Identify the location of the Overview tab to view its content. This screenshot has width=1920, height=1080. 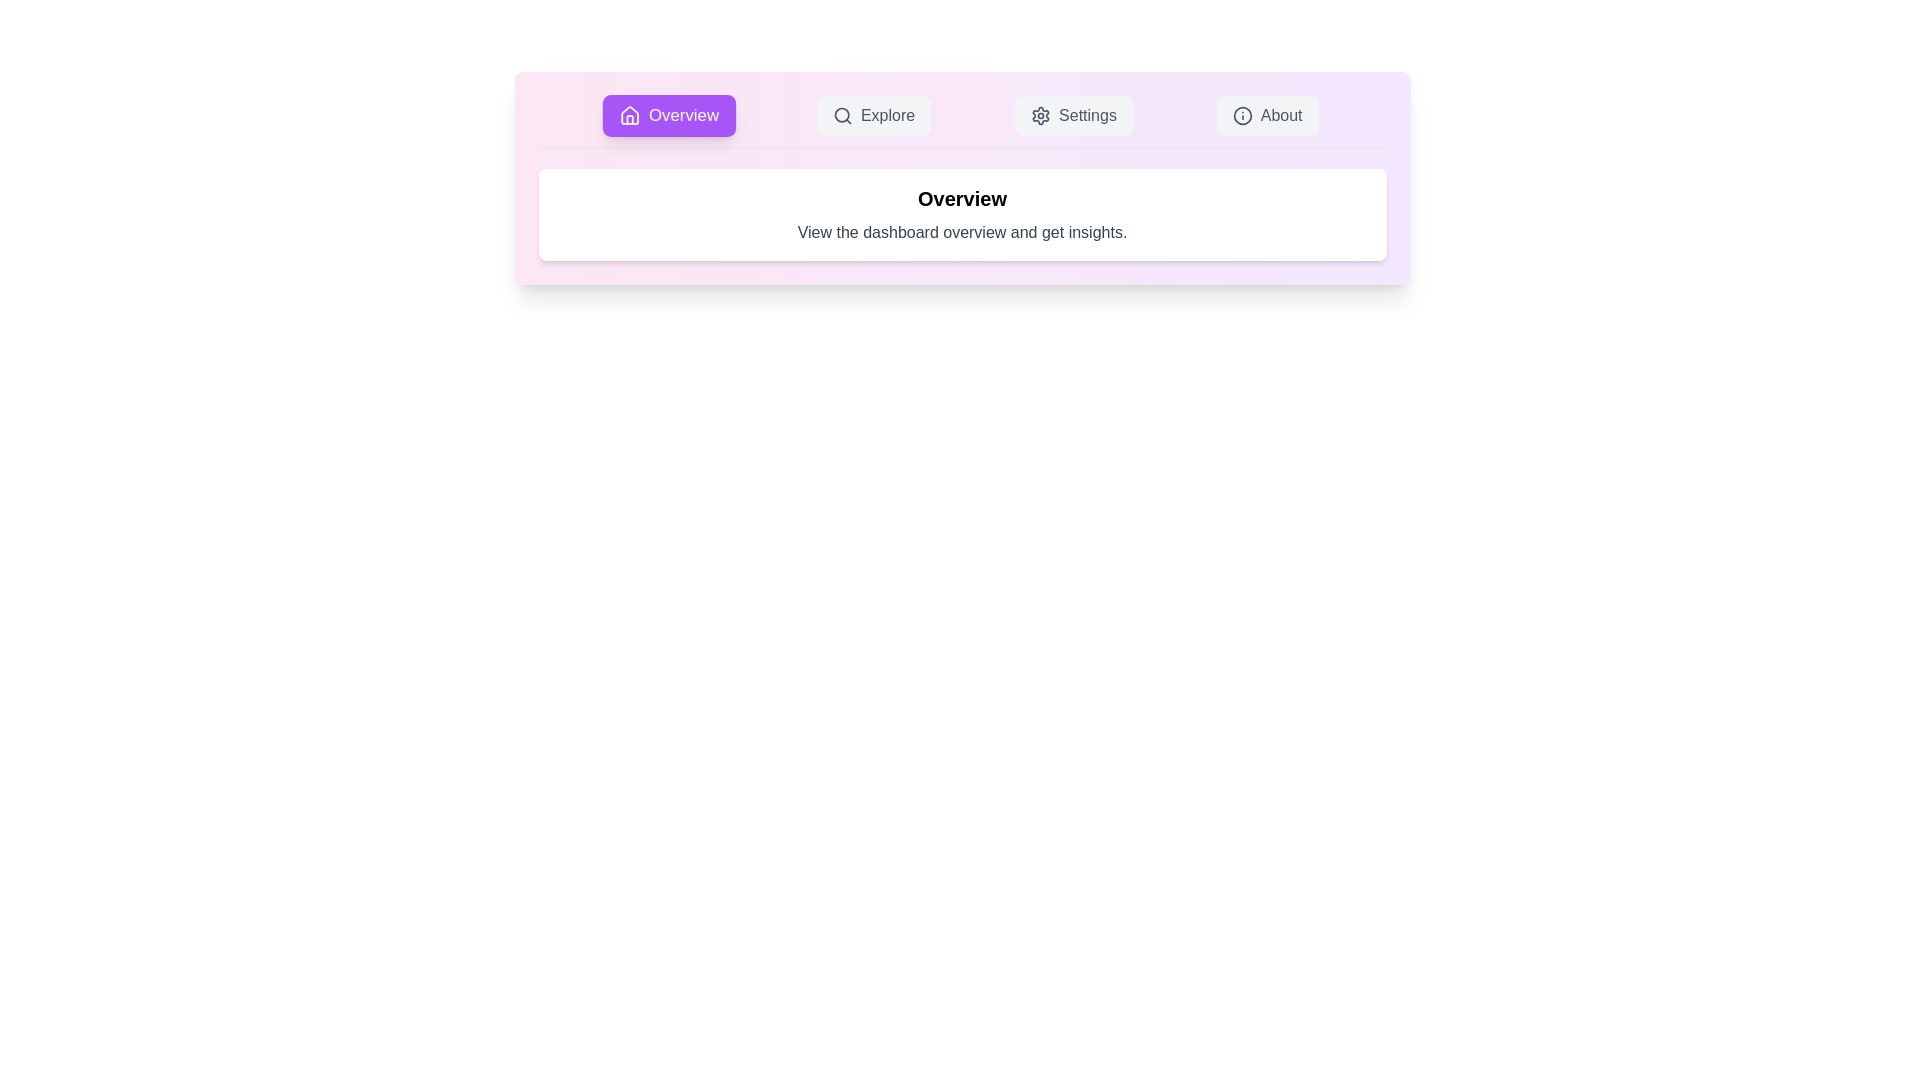
(669, 115).